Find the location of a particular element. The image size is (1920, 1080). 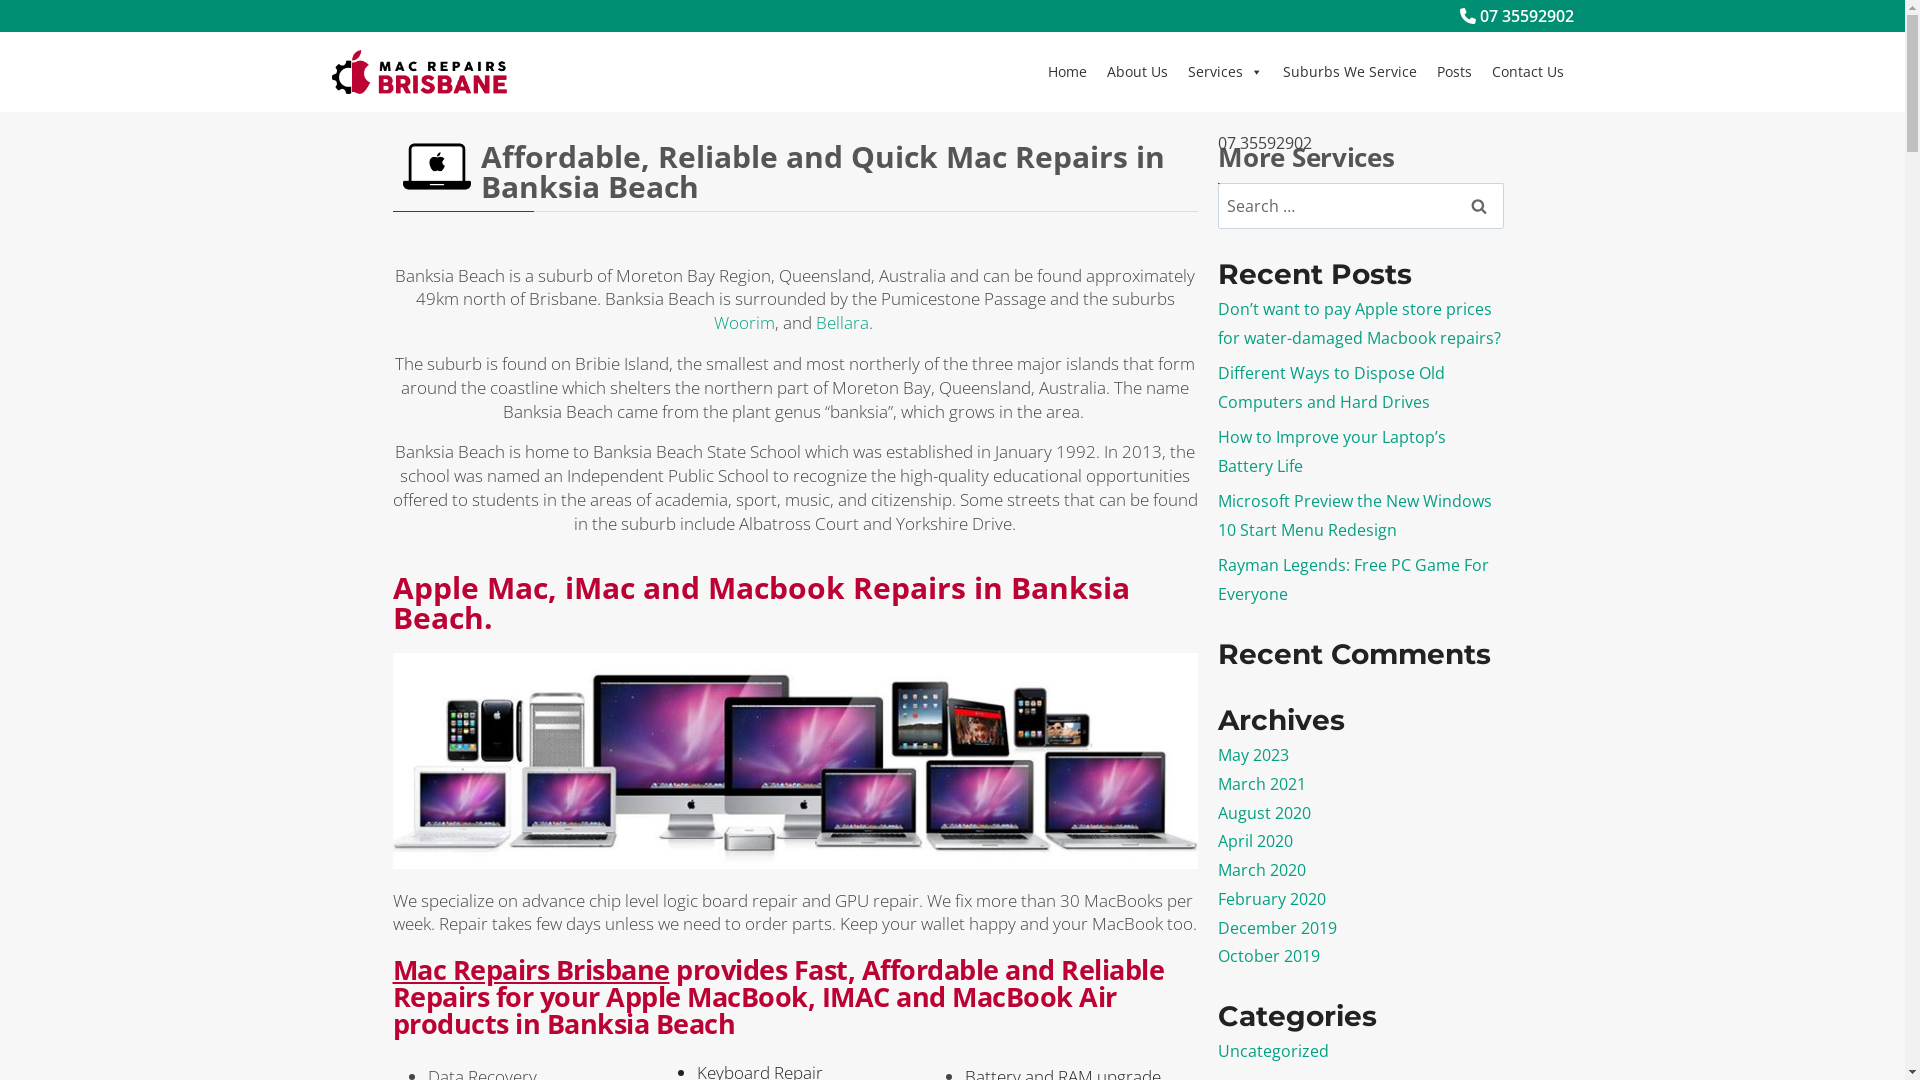

'December 2019' is located at coordinates (1276, 928).